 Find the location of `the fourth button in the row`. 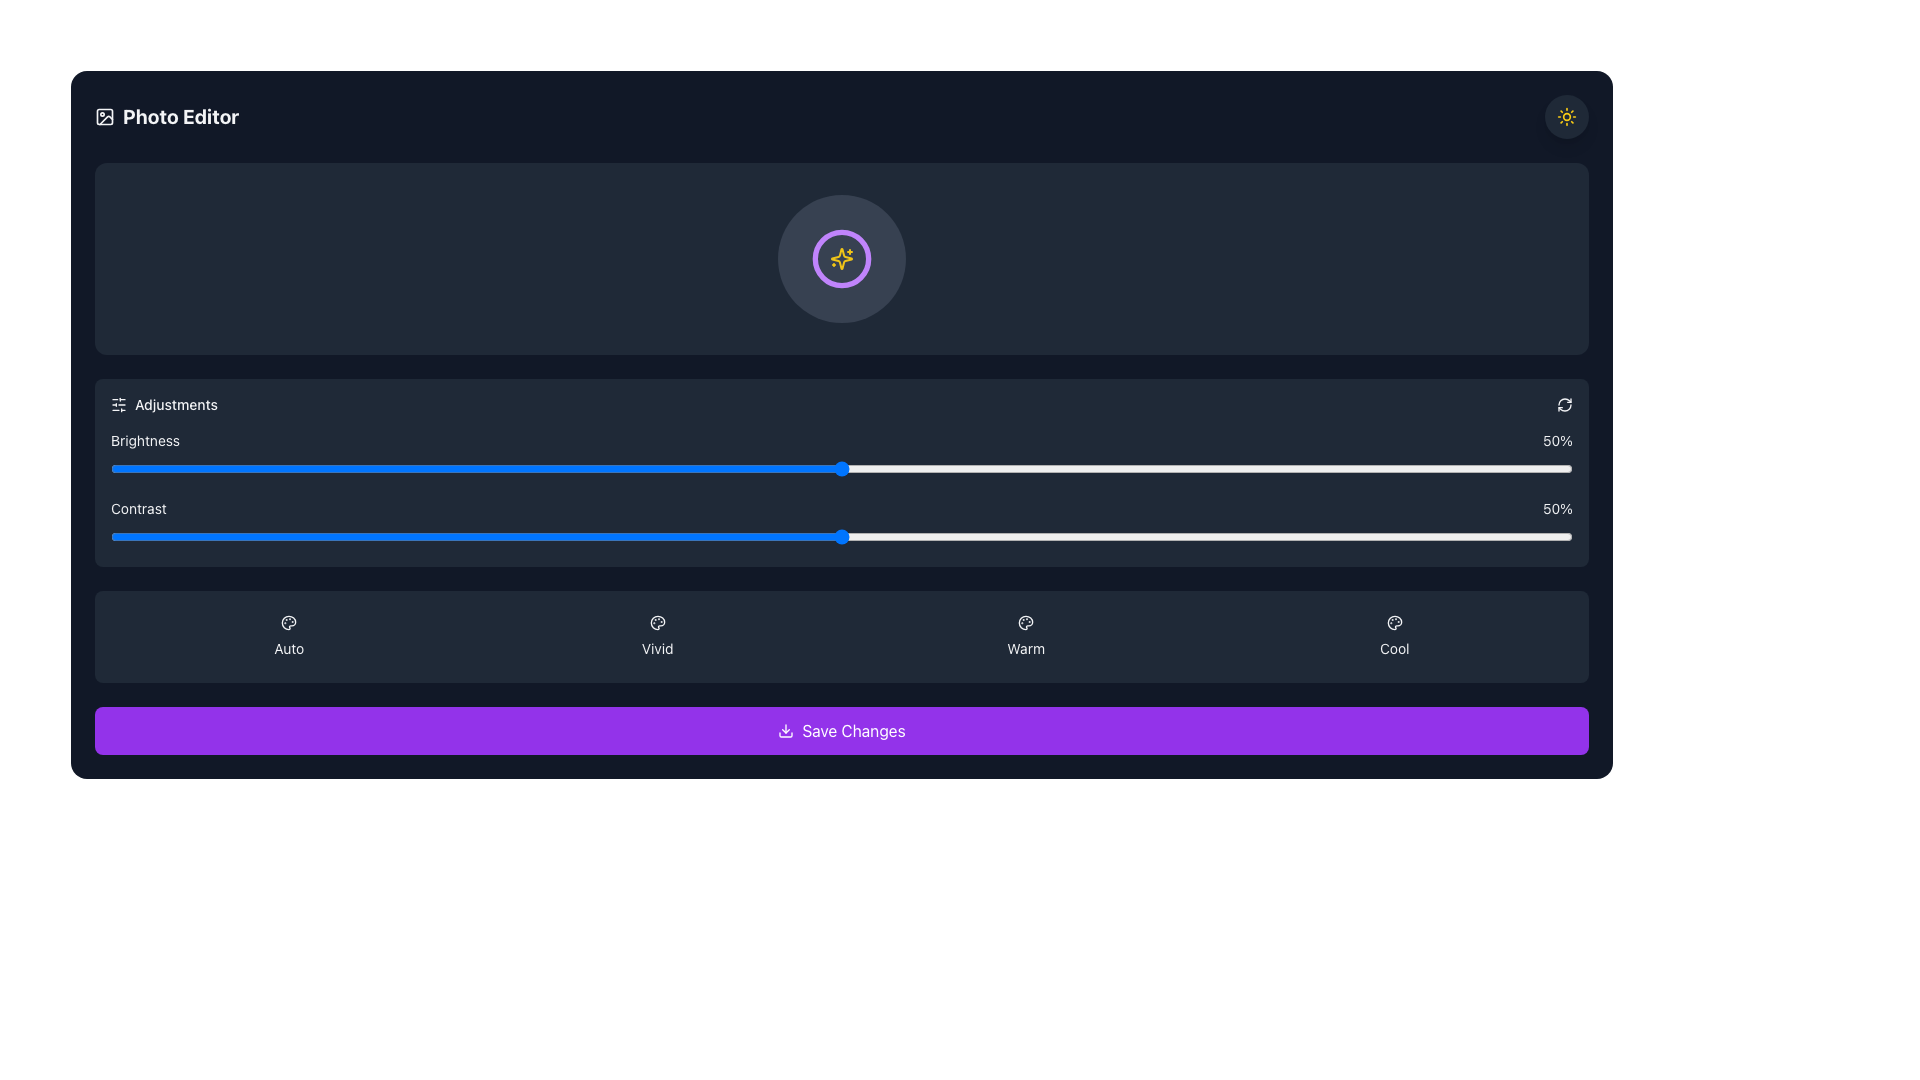

the fourth button in the row is located at coordinates (1393, 636).